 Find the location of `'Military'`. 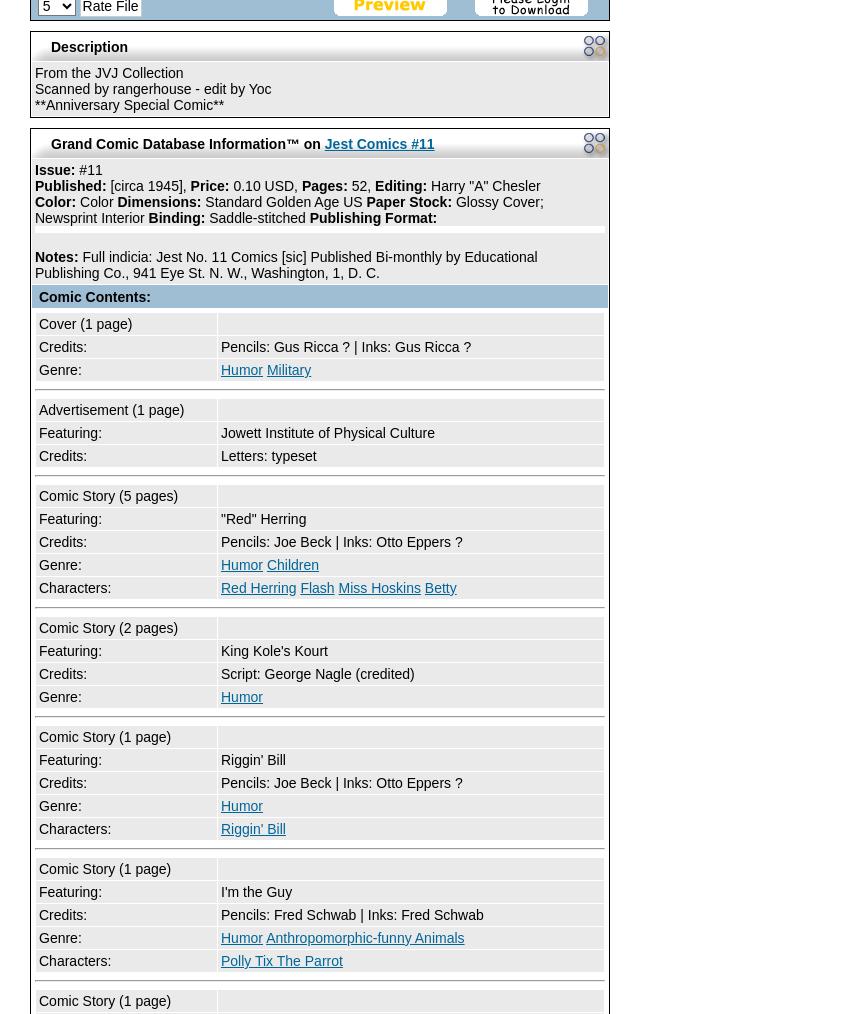

'Military' is located at coordinates (287, 369).